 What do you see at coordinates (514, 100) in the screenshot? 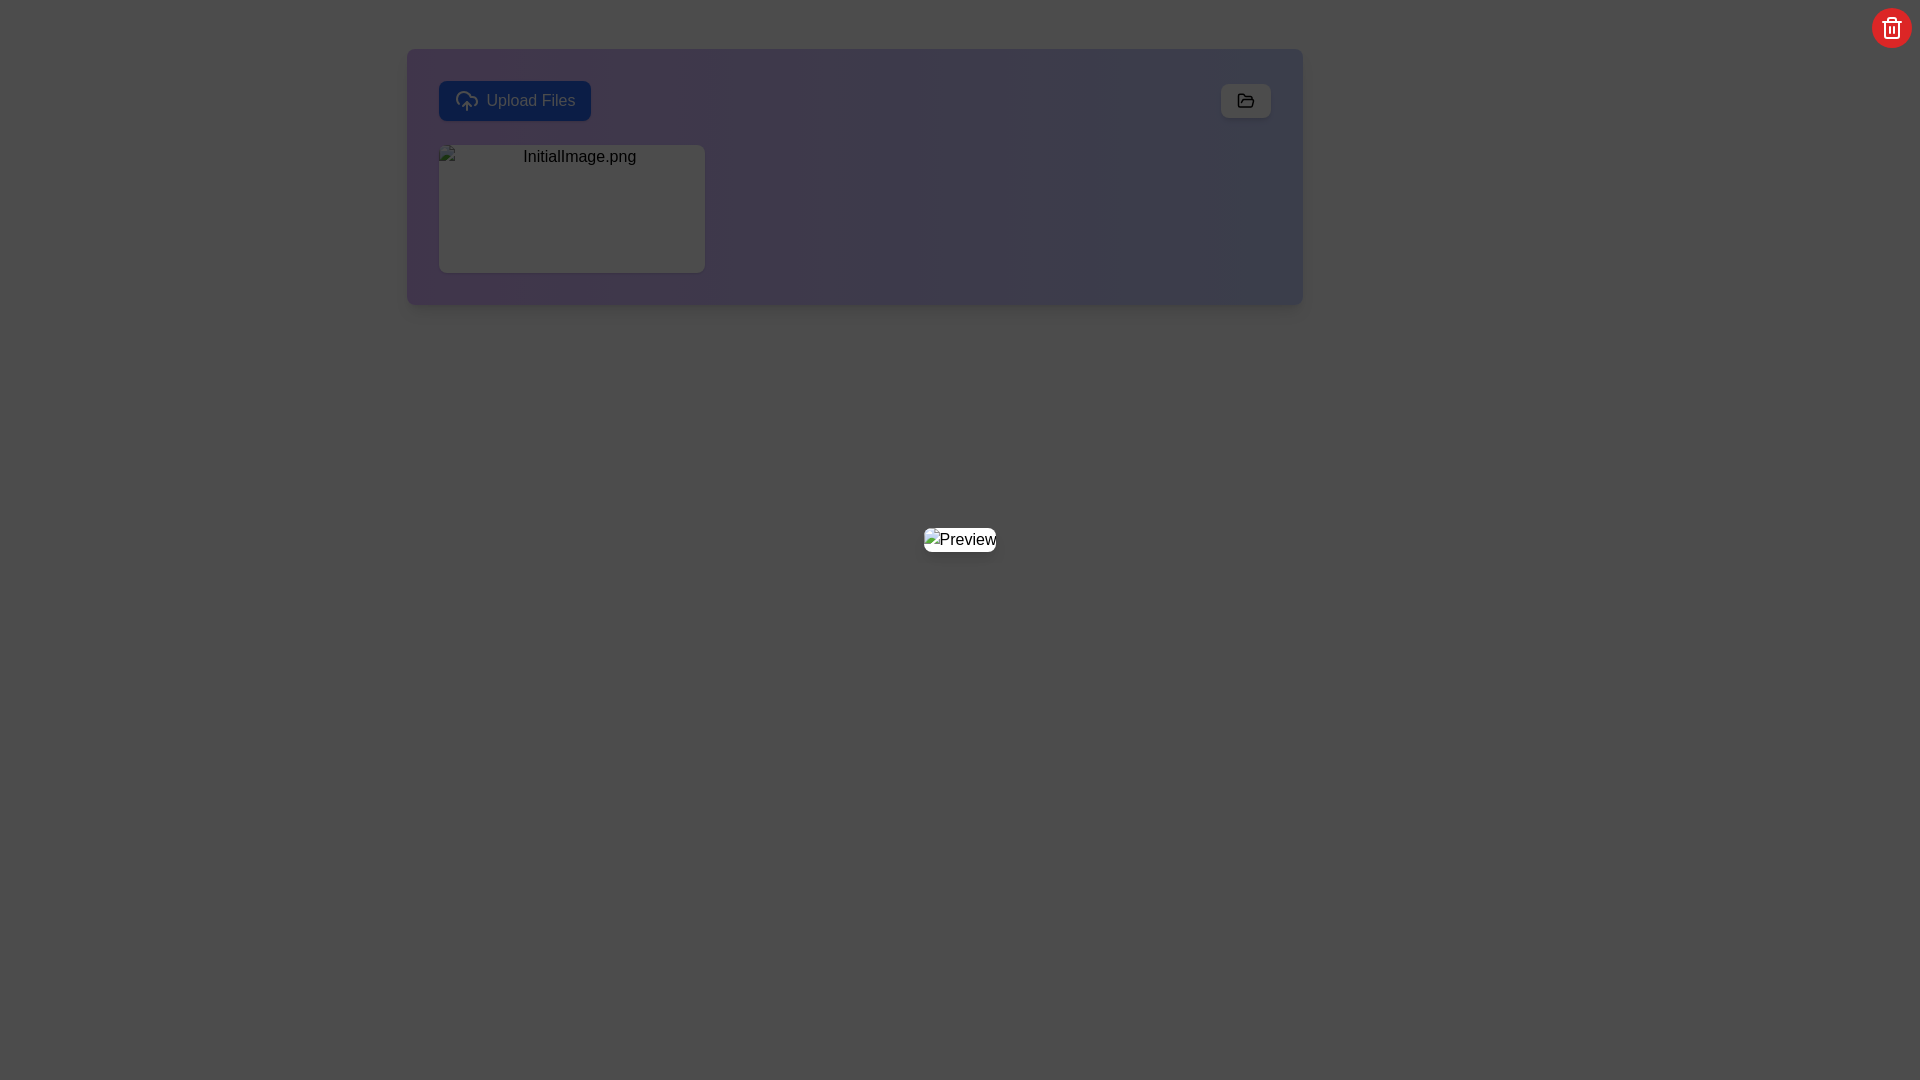
I see `the blue button labeled 'Upload Files'` at bounding box center [514, 100].